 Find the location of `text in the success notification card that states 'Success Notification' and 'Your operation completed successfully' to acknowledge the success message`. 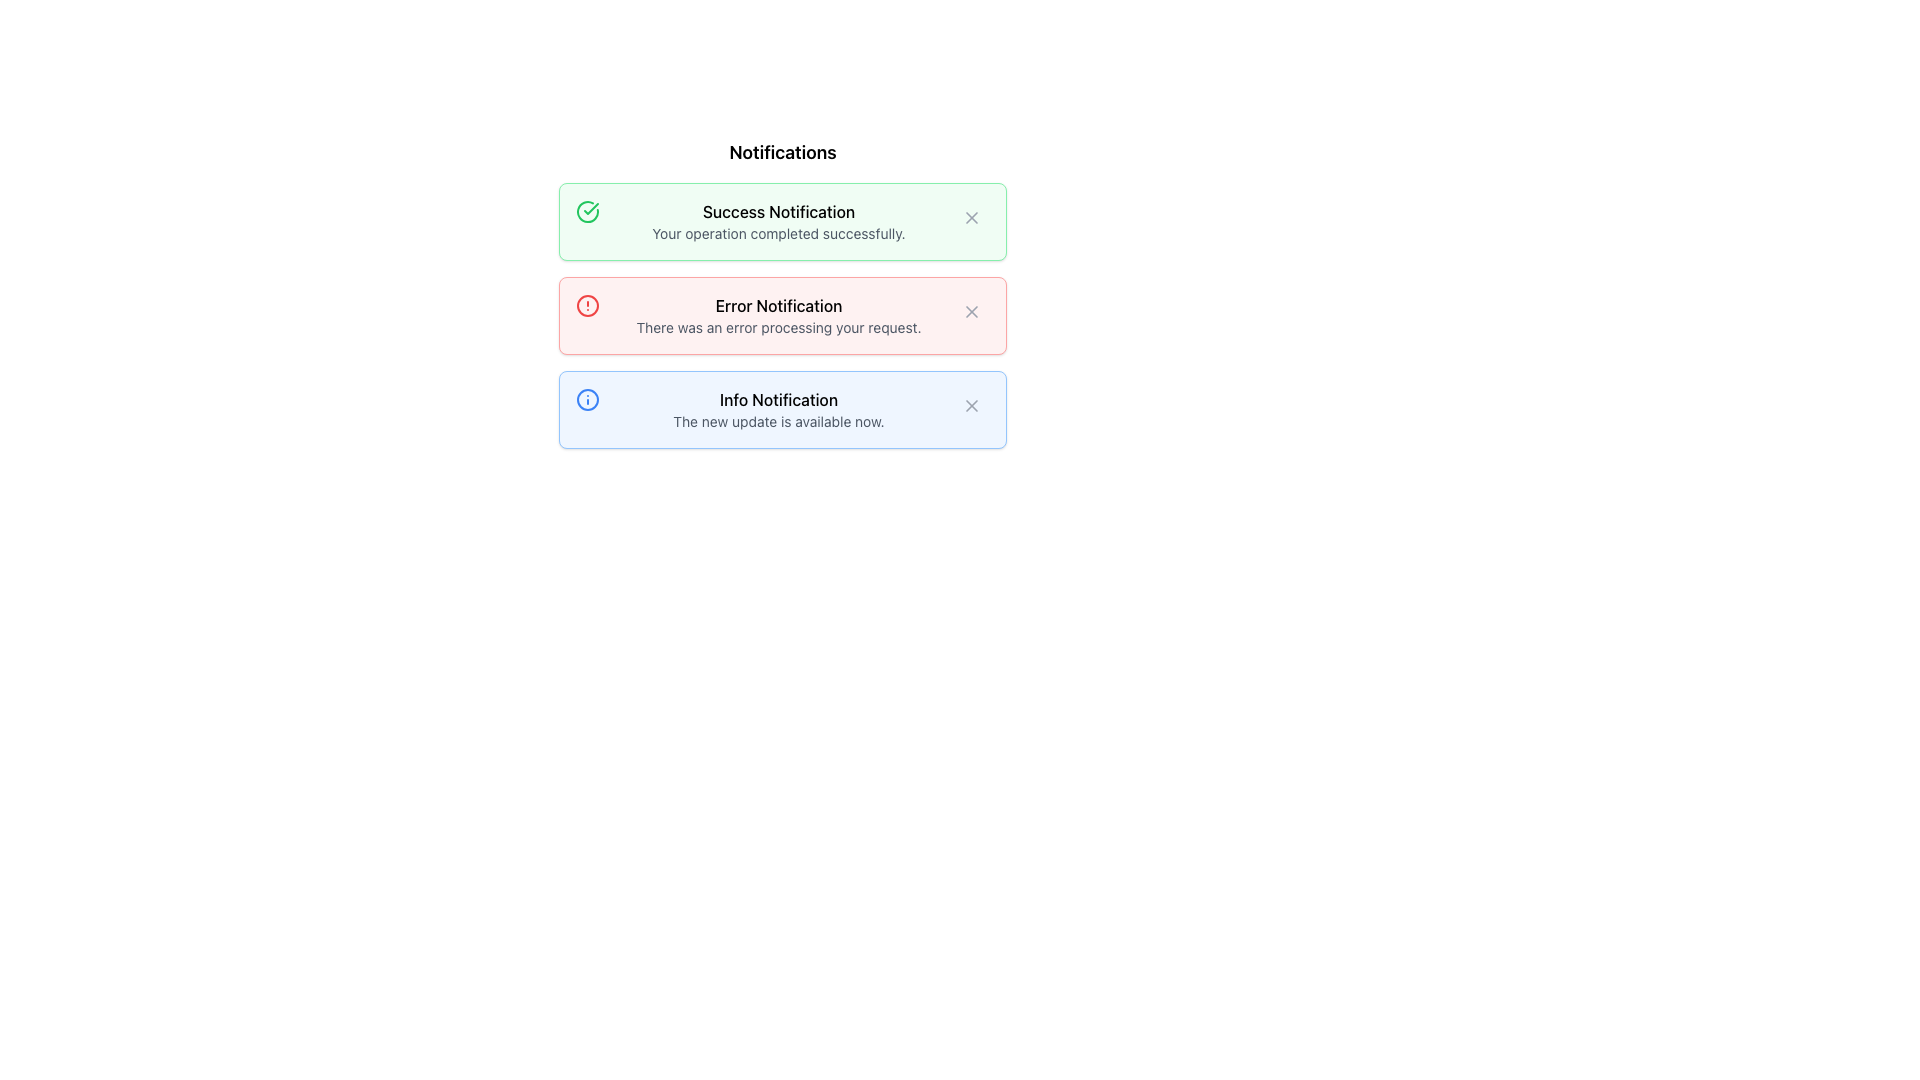

text in the success notification card that states 'Success Notification' and 'Your operation completed successfully' to acknowledge the success message is located at coordinates (777, 222).